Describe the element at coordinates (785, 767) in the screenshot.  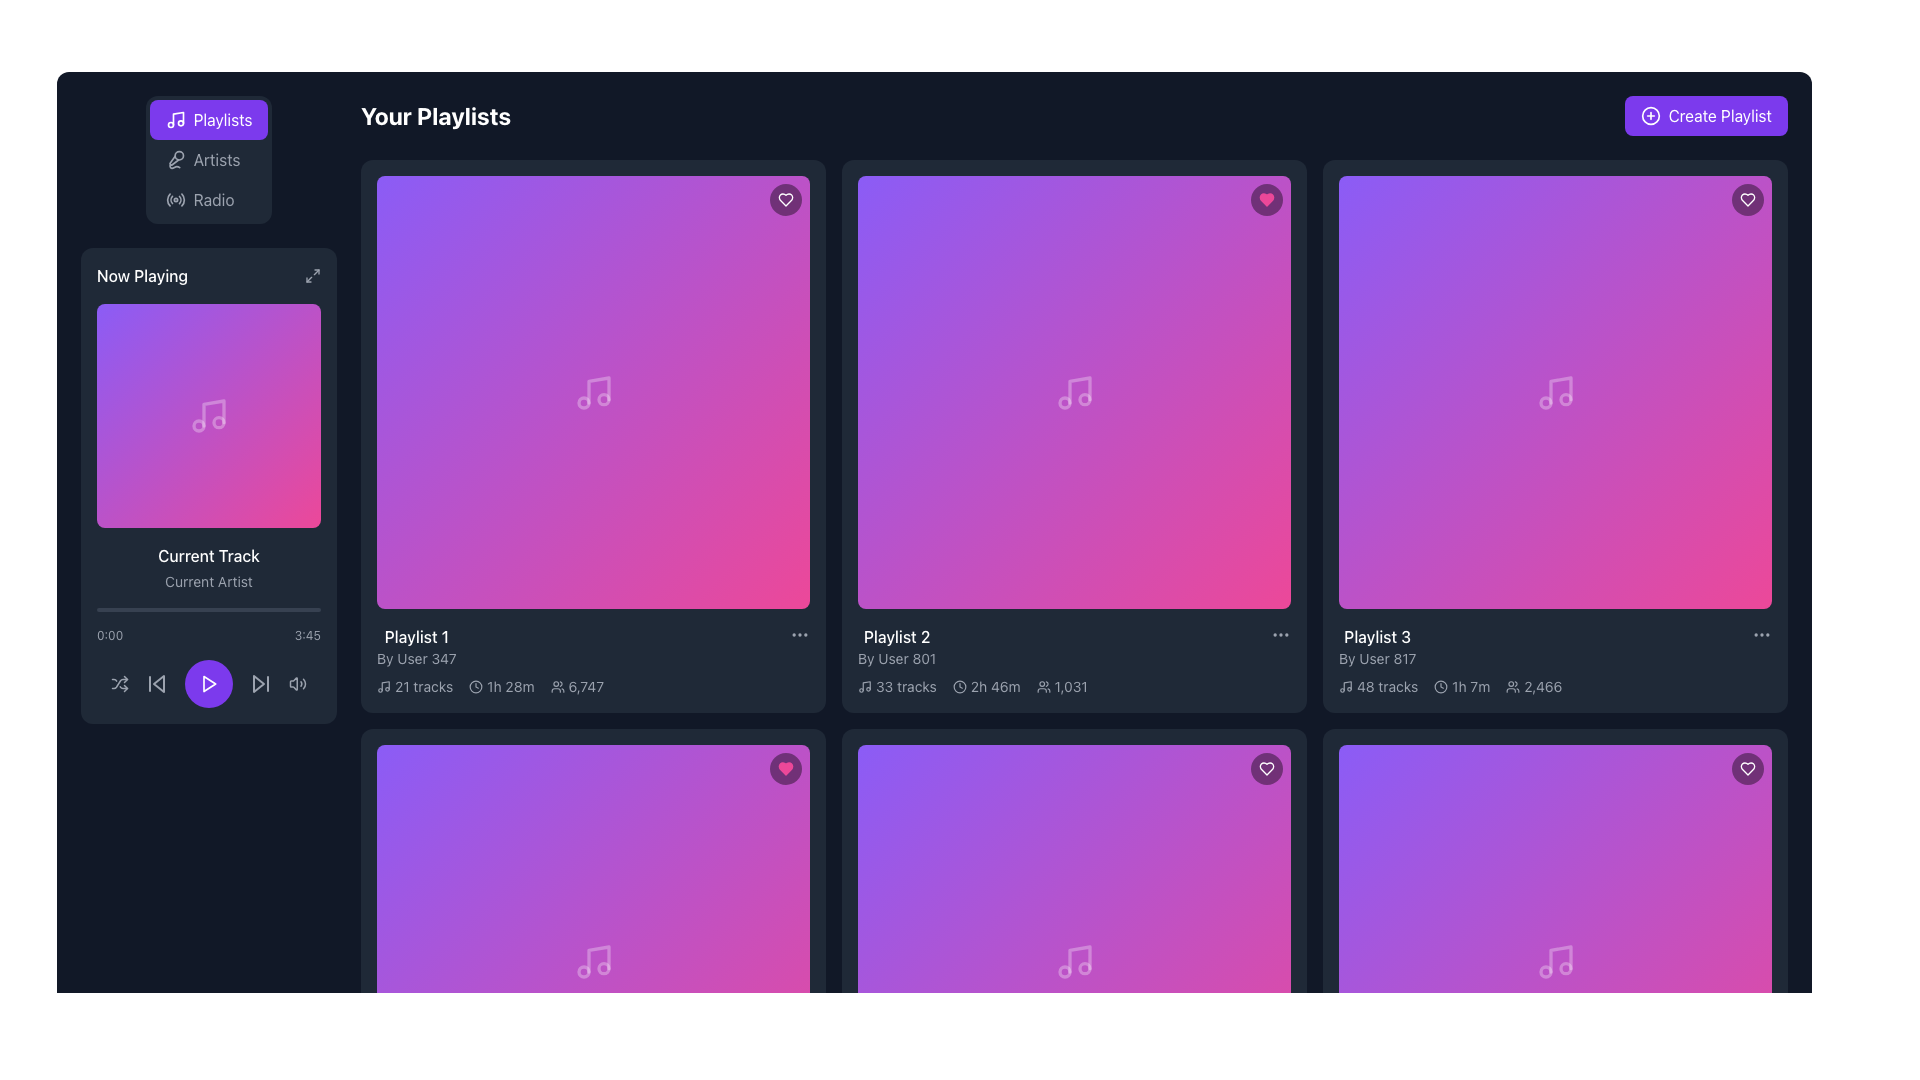
I see `the pink heart icon button located at the upper right corner of 'Playlist 2'` at that location.